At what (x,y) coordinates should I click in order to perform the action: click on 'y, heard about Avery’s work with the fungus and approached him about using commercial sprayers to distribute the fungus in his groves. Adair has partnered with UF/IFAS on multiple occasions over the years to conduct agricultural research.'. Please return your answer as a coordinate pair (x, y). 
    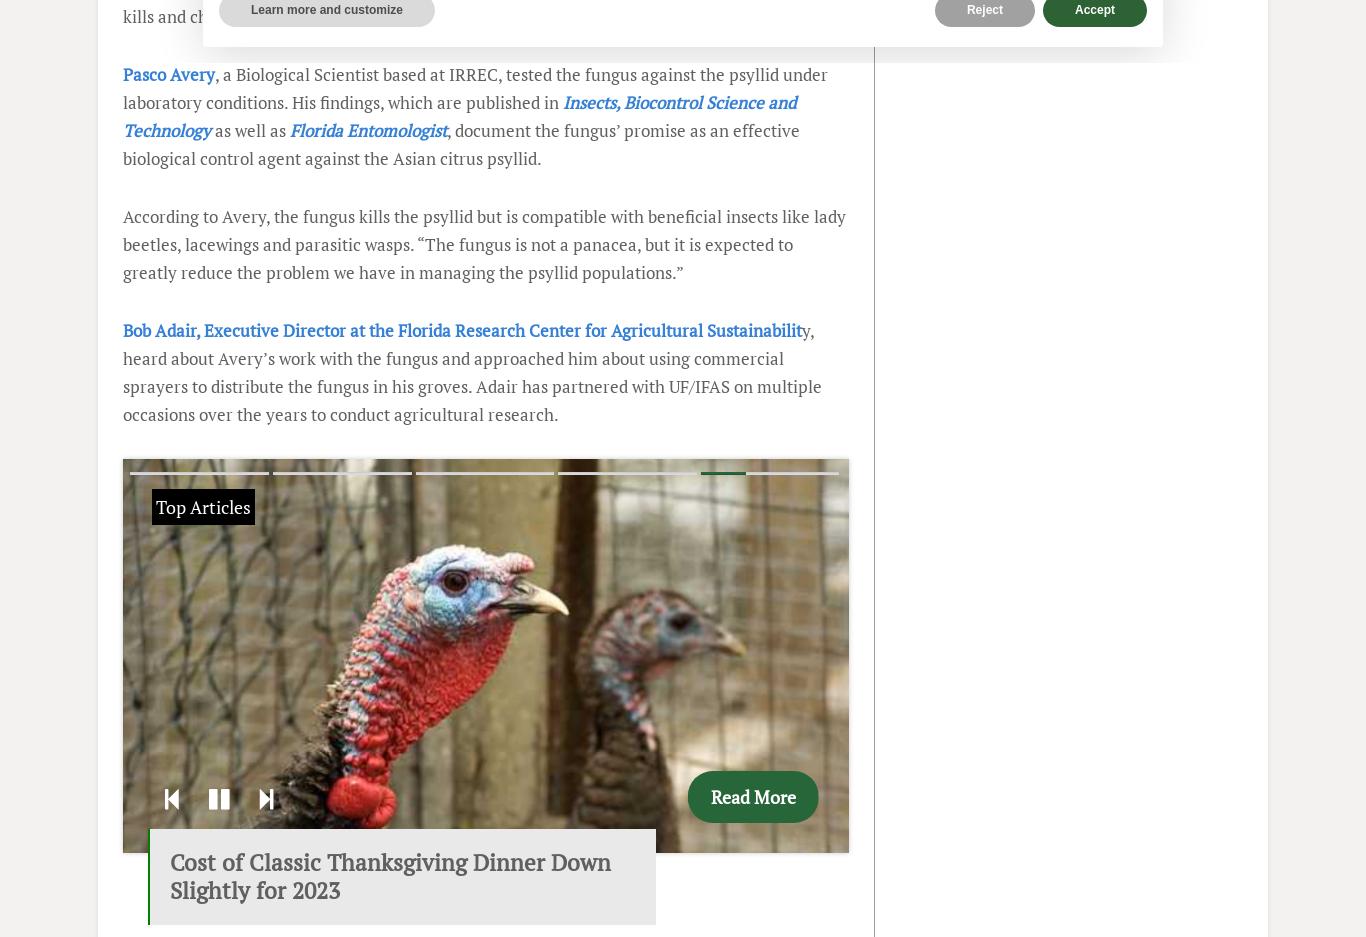
    Looking at the image, I should click on (472, 371).